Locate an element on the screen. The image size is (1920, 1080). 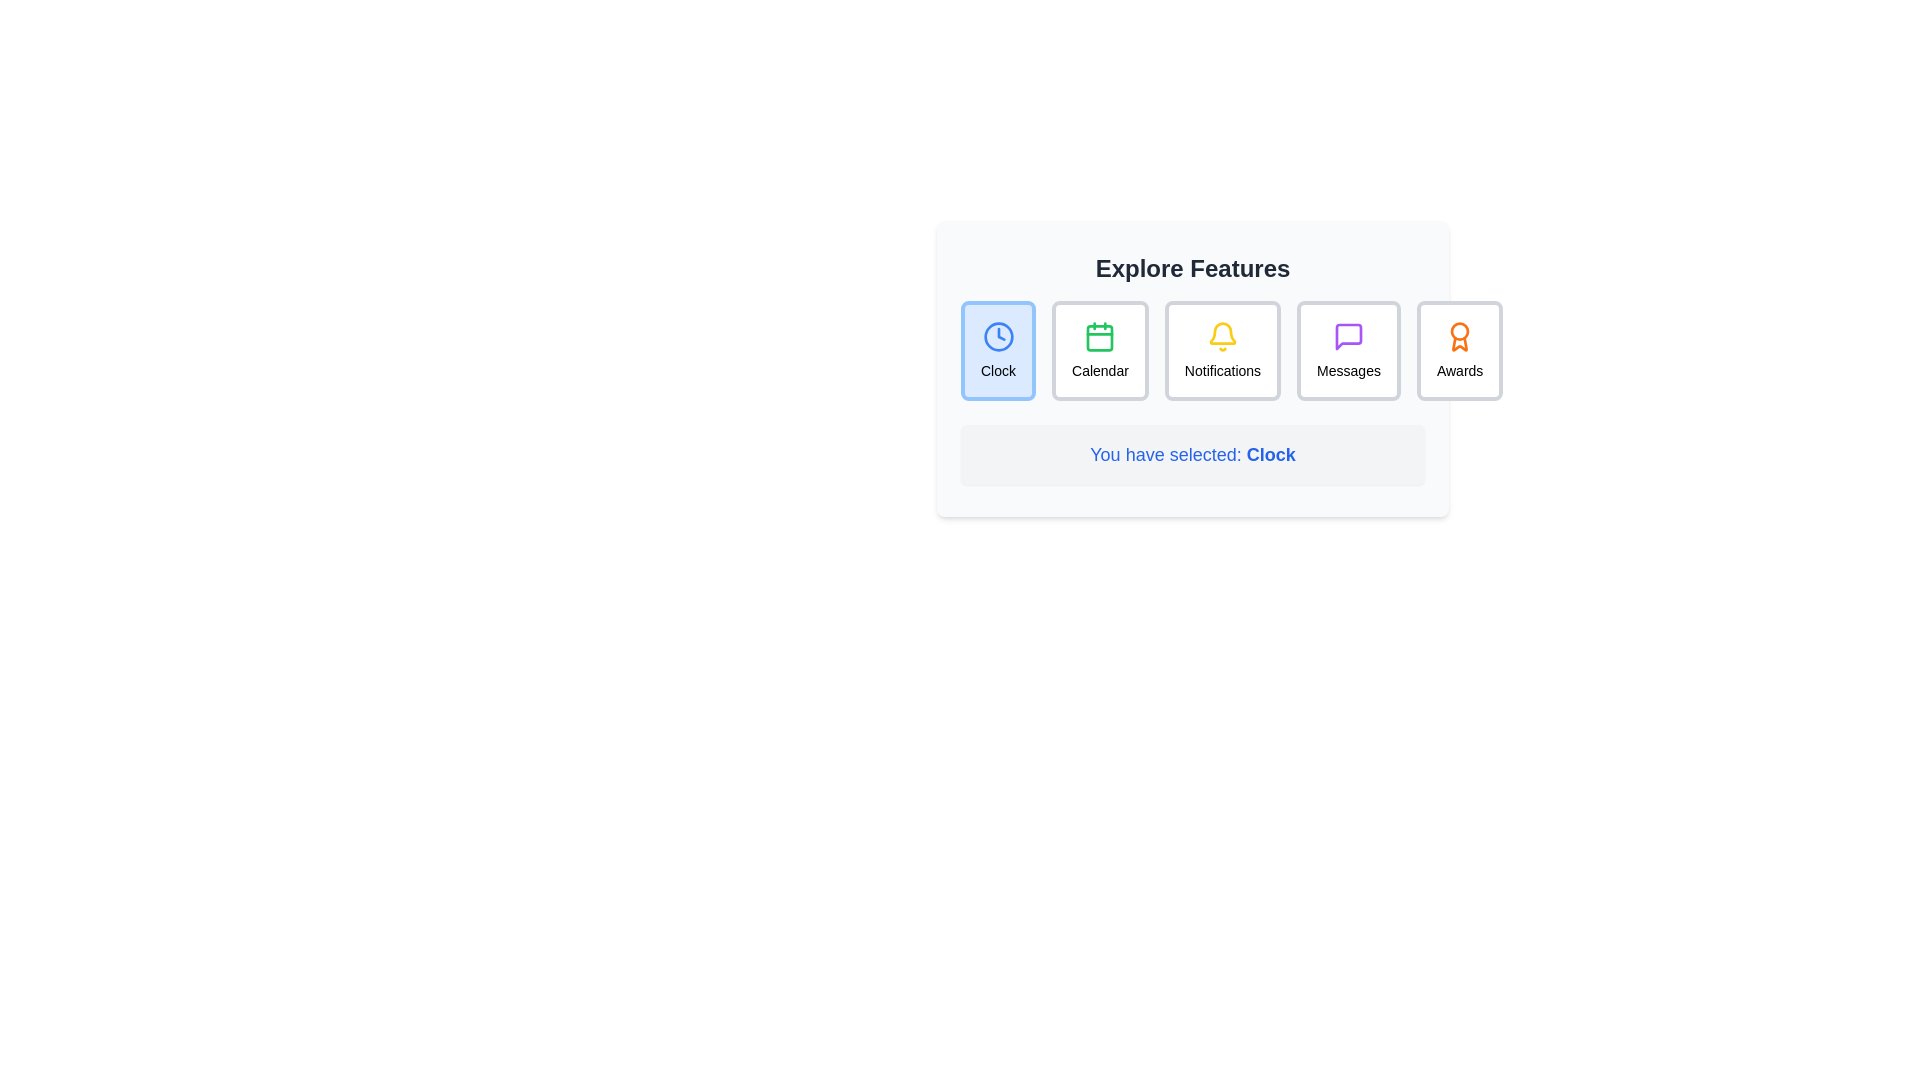
the 'Calendar' icon, which is the second item from the left in a row of selectable feature options is located at coordinates (1099, 335).